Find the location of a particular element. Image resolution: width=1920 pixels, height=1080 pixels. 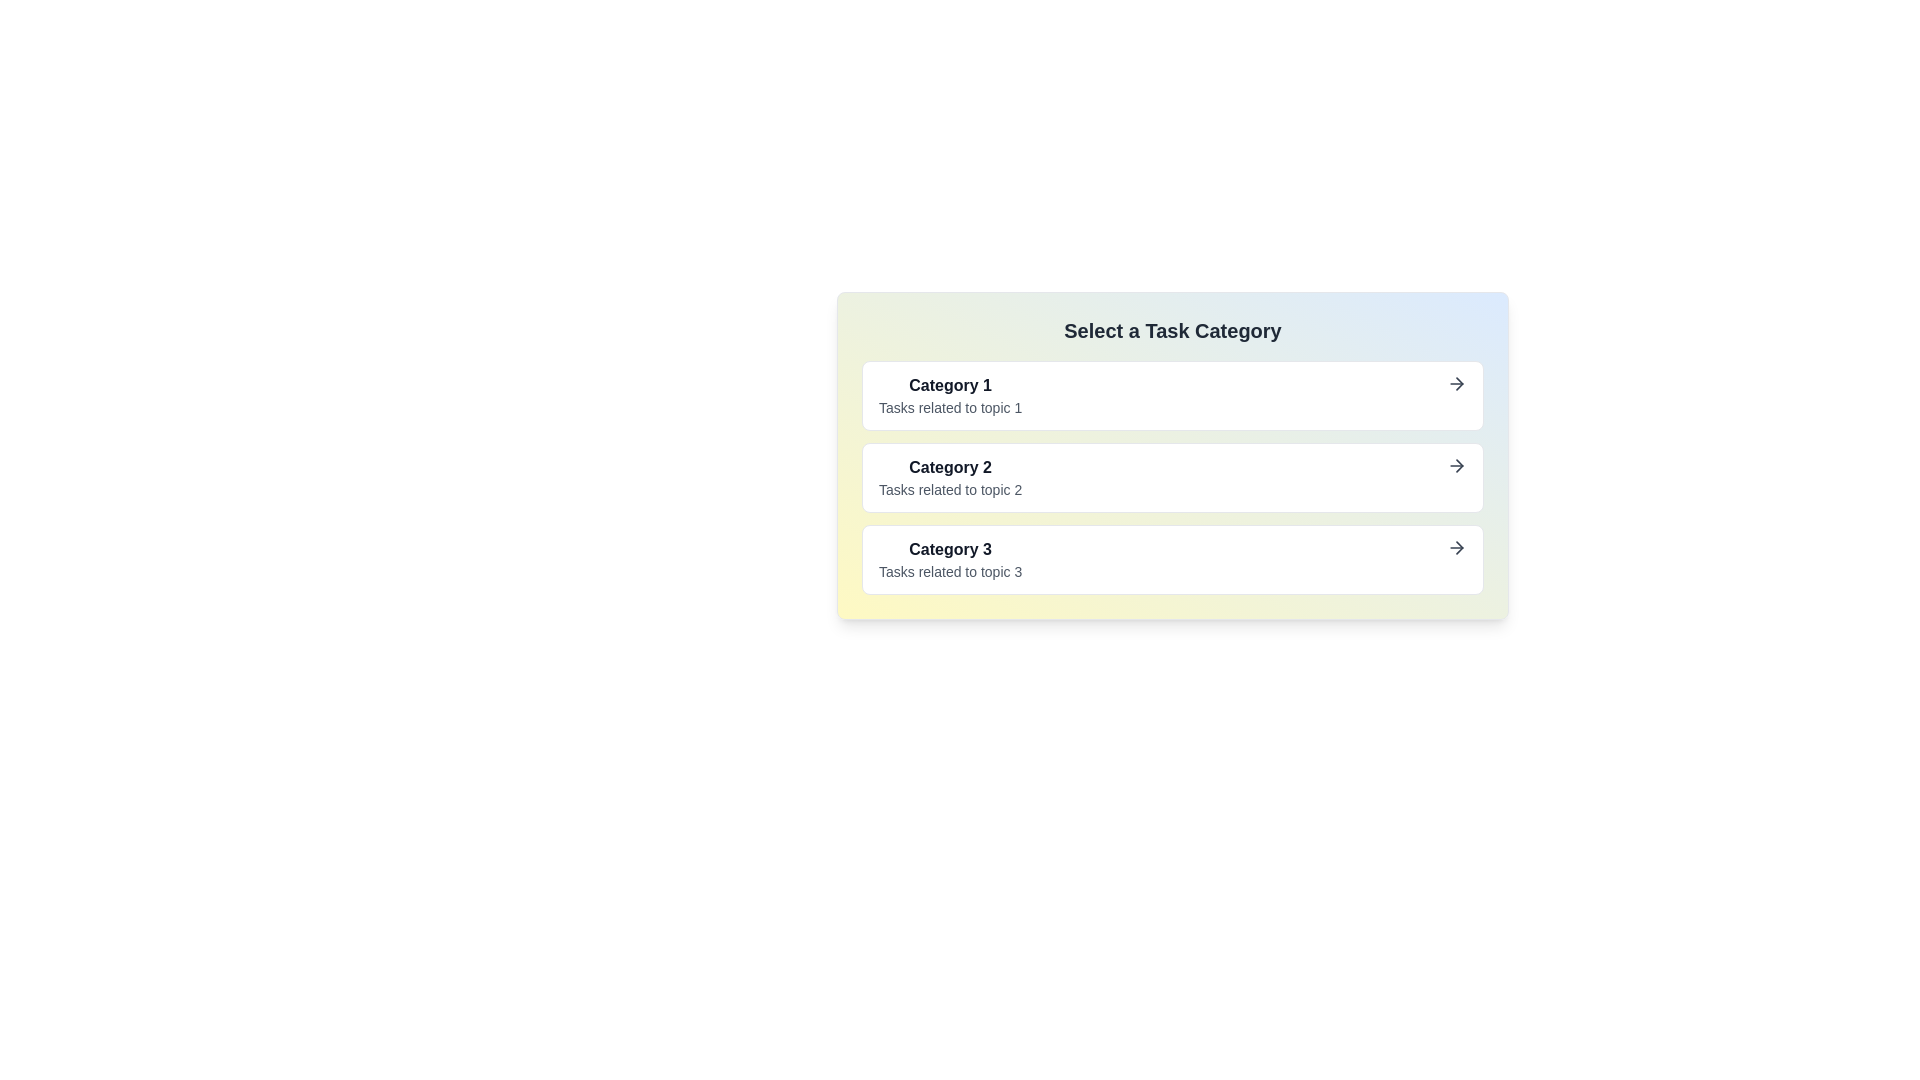

the 'Category 2' text label, which is the second item in a vertical list of task categories is located at coordinates (949, 478).